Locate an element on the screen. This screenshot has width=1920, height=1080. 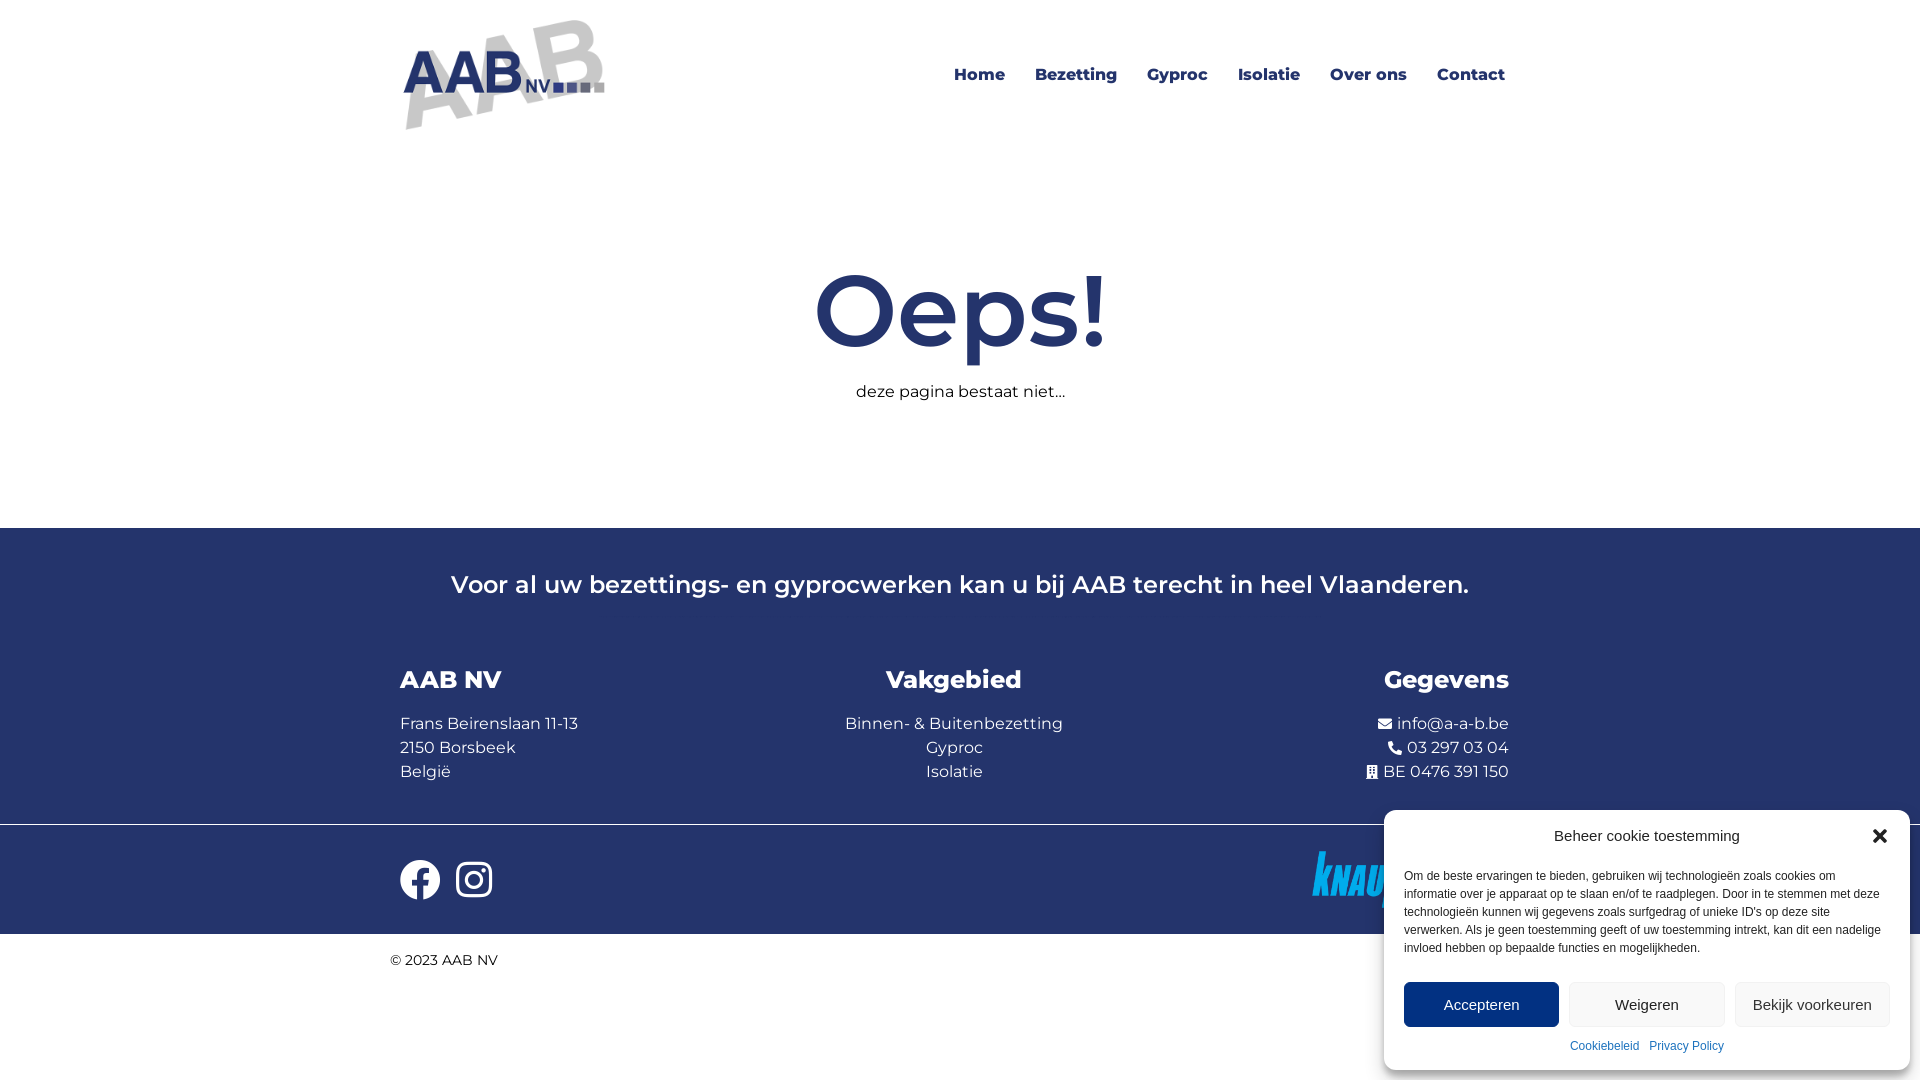
'03 297 03 04' is located at coordinates (1152, 748).